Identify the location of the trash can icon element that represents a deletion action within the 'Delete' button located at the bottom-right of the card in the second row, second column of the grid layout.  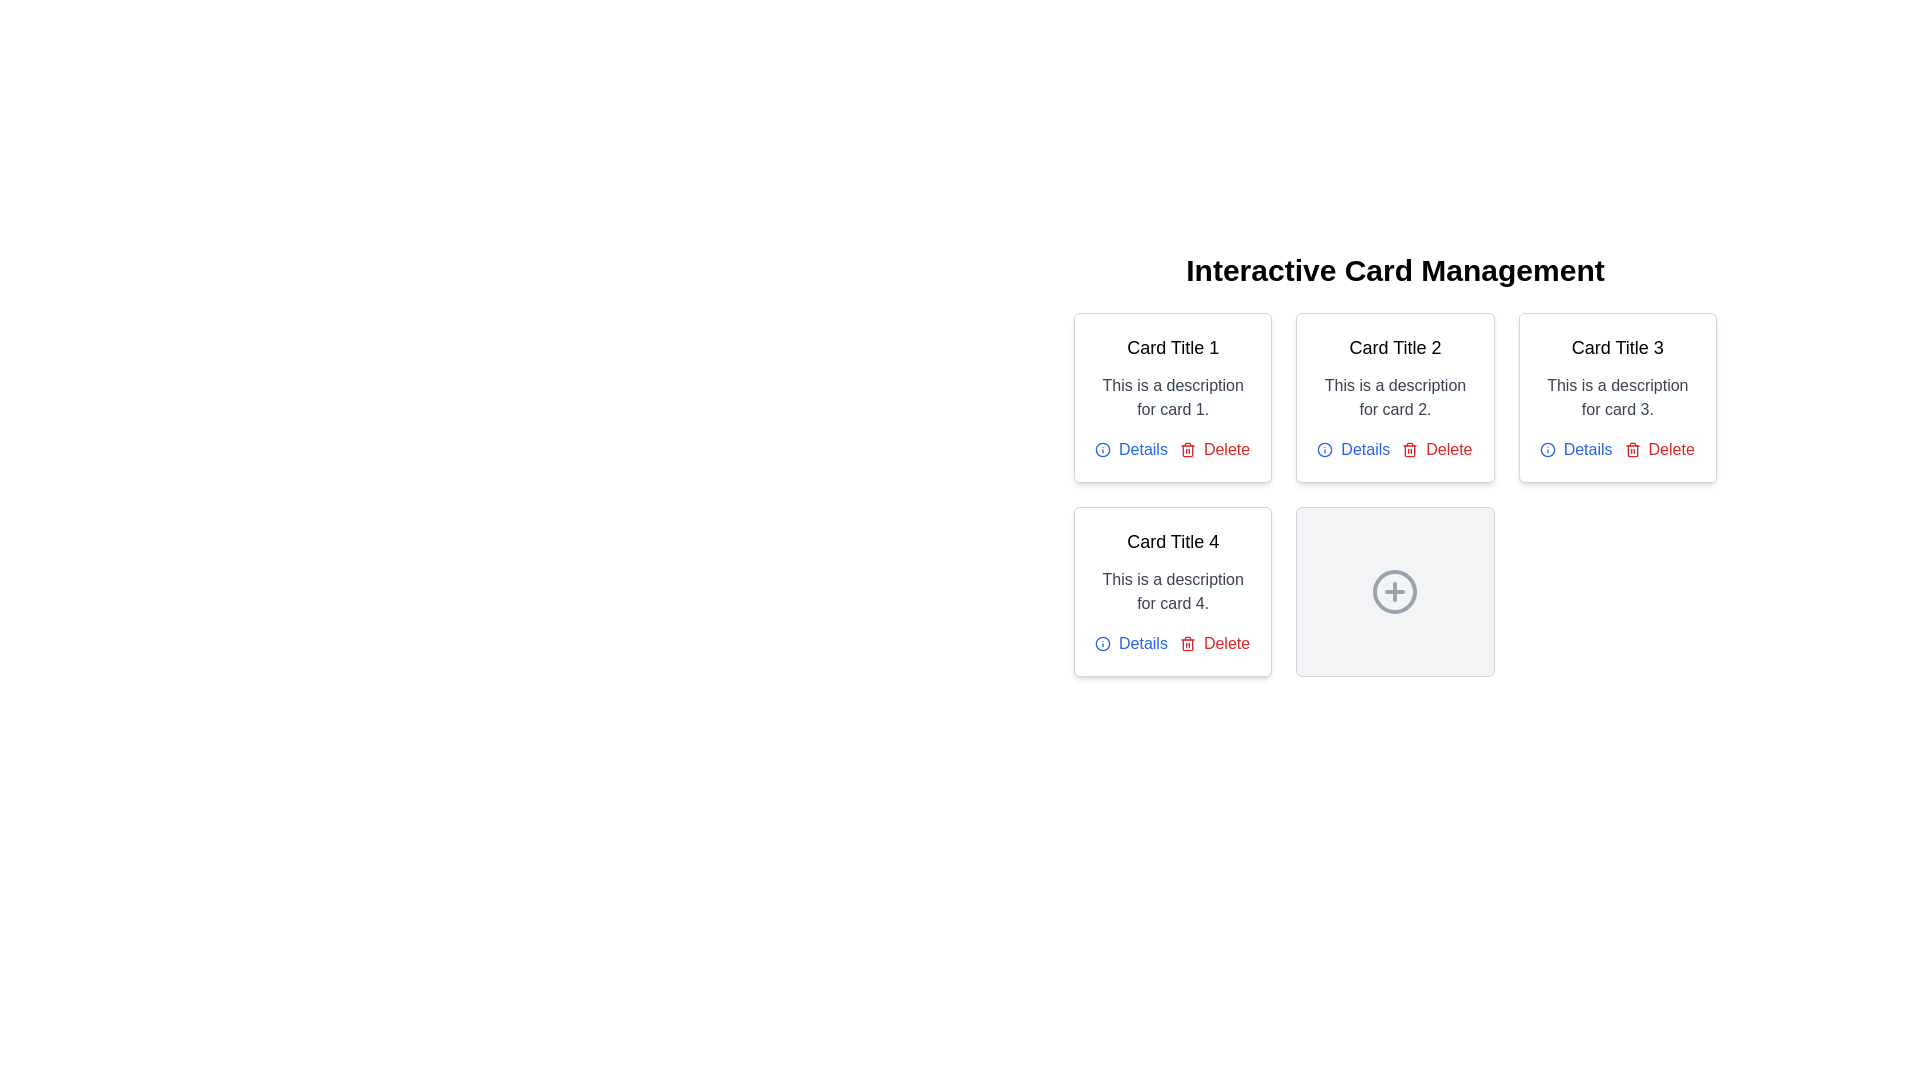
(1632, 451).